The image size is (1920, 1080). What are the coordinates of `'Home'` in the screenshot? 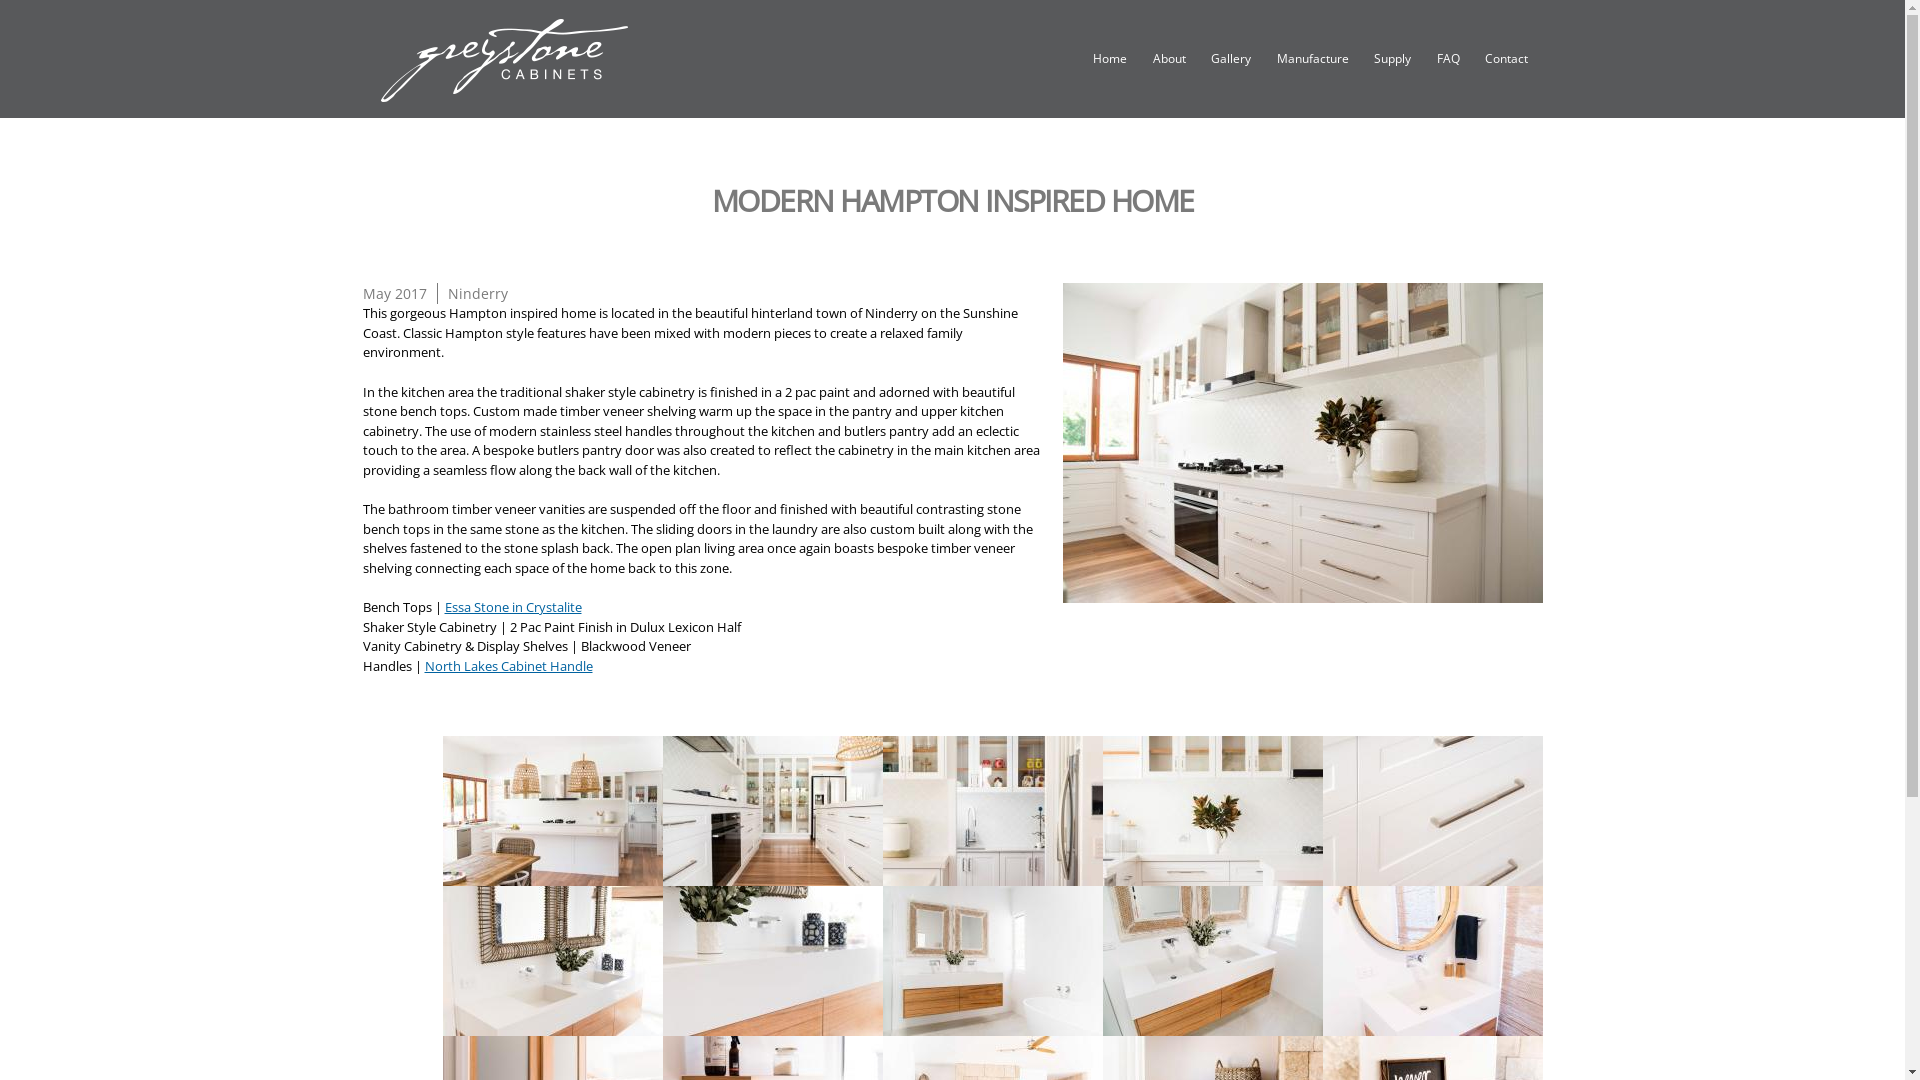 It's located at (1108, 59).